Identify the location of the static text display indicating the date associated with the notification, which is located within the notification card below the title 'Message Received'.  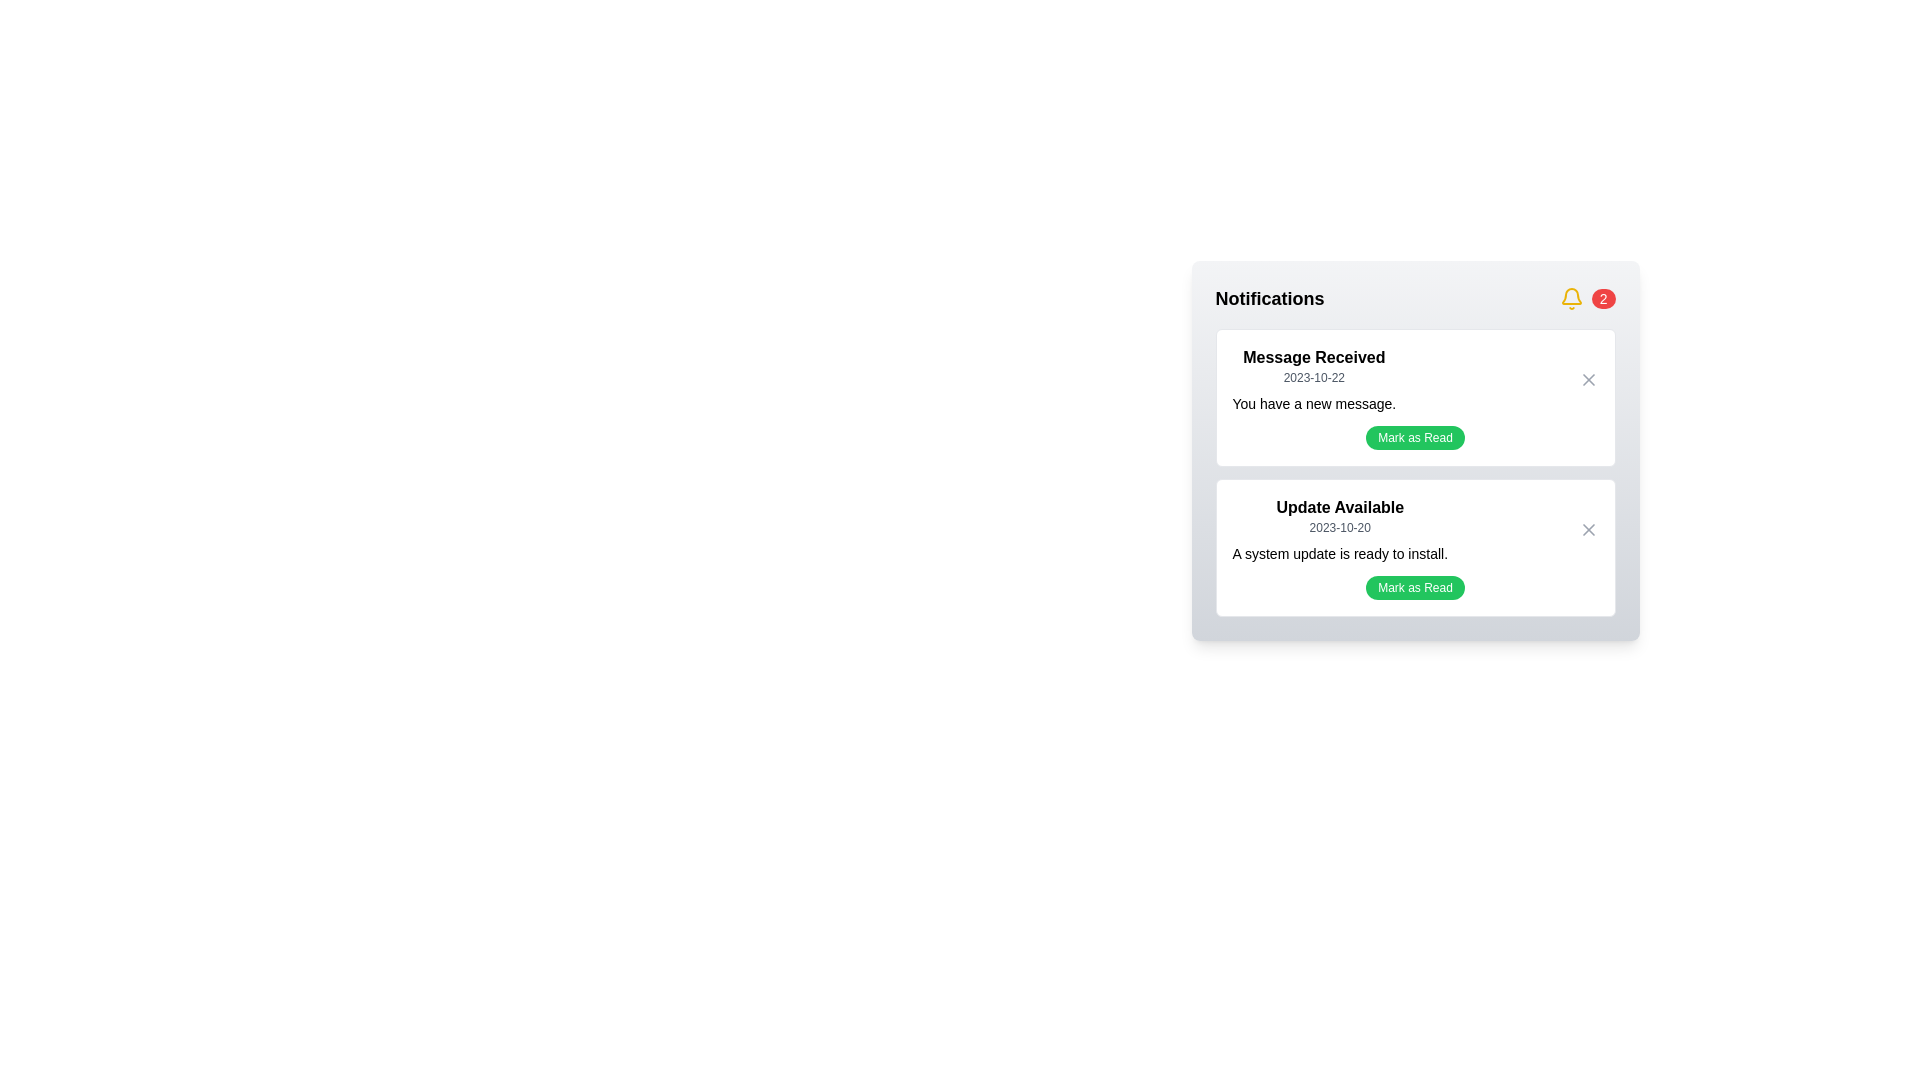
(1314, 378).